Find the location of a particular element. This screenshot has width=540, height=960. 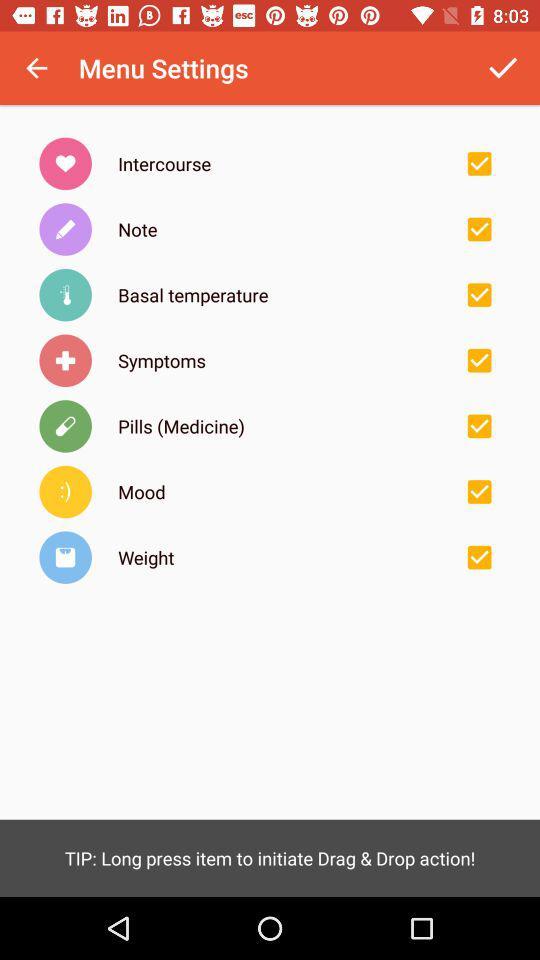

checkbox toggle is located at coordinates (478, 557).